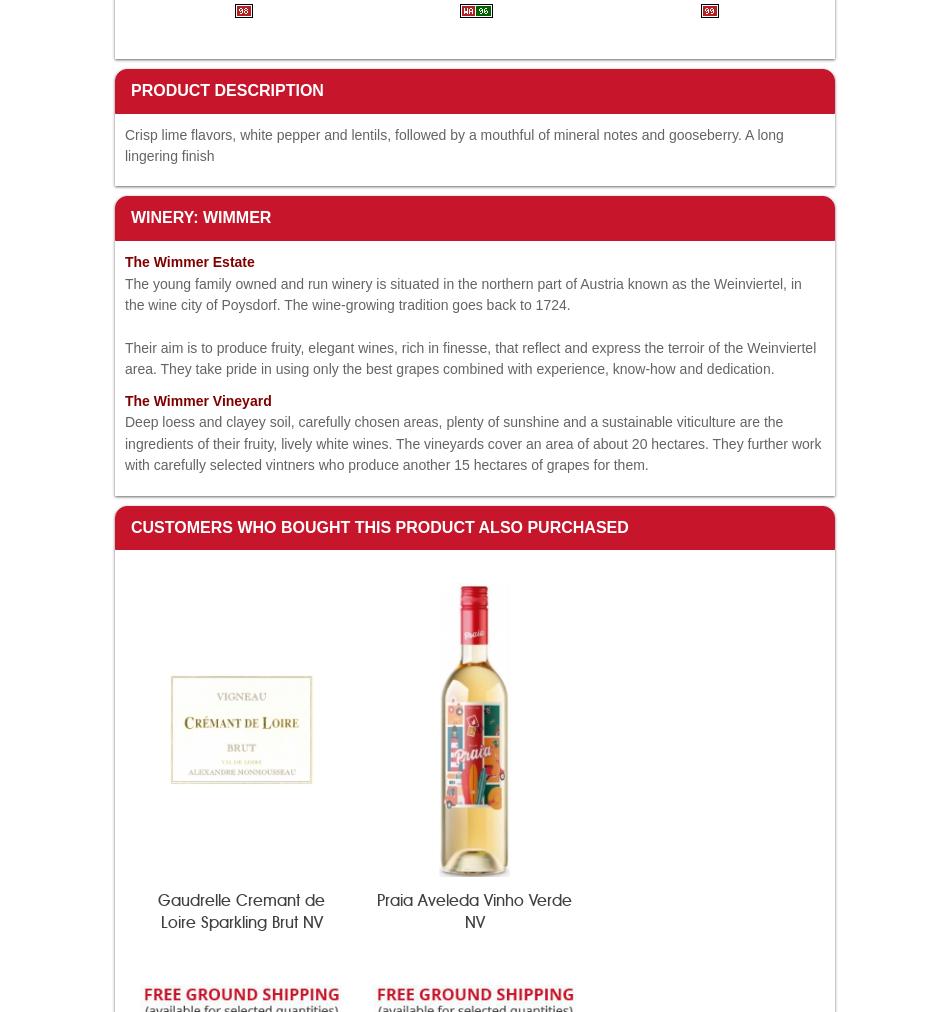 The height and width of the screenshot is (1012, 950). I want to click on 'The', so click(138, 400).